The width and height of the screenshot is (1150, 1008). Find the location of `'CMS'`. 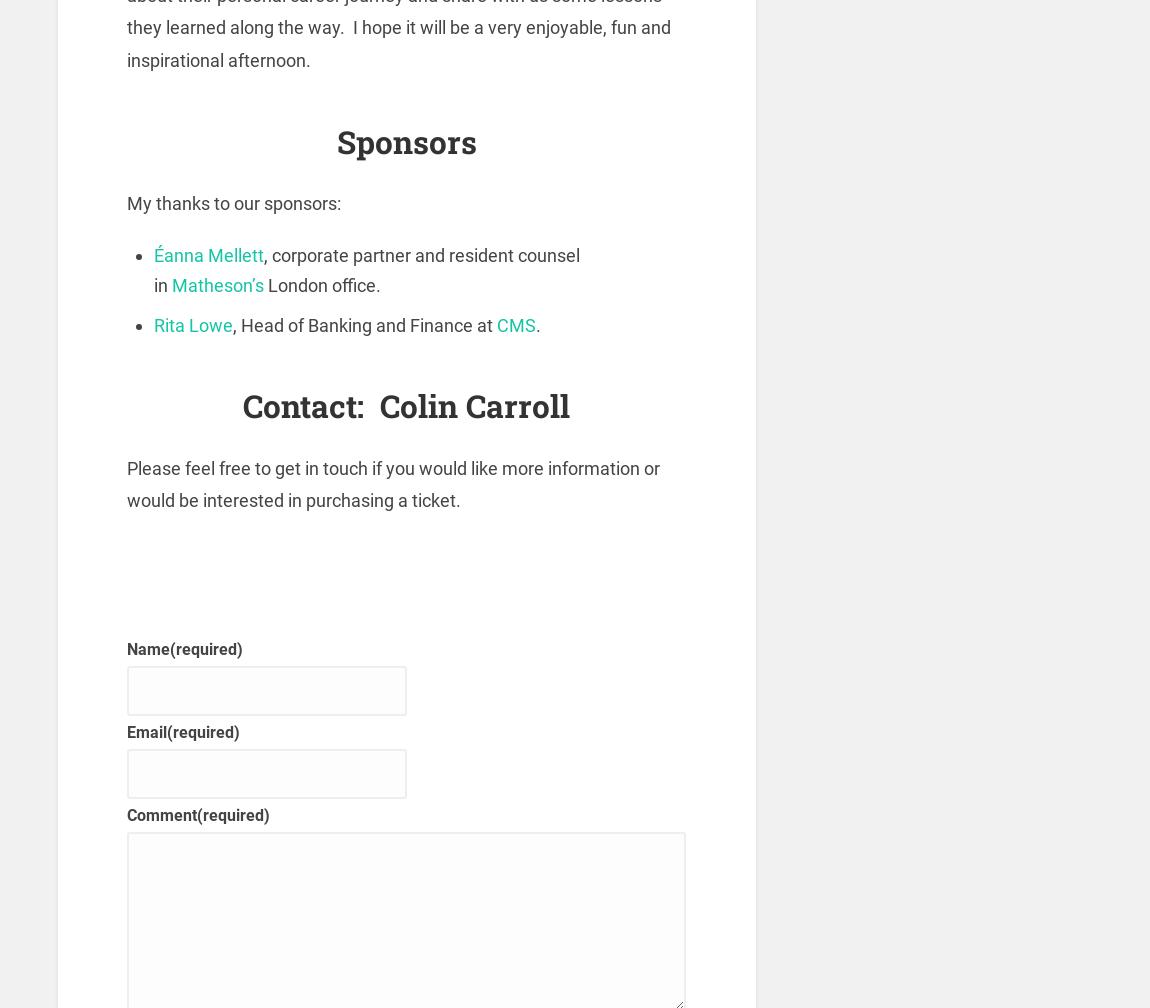

'CMS' is located at coordinates (516, 324).